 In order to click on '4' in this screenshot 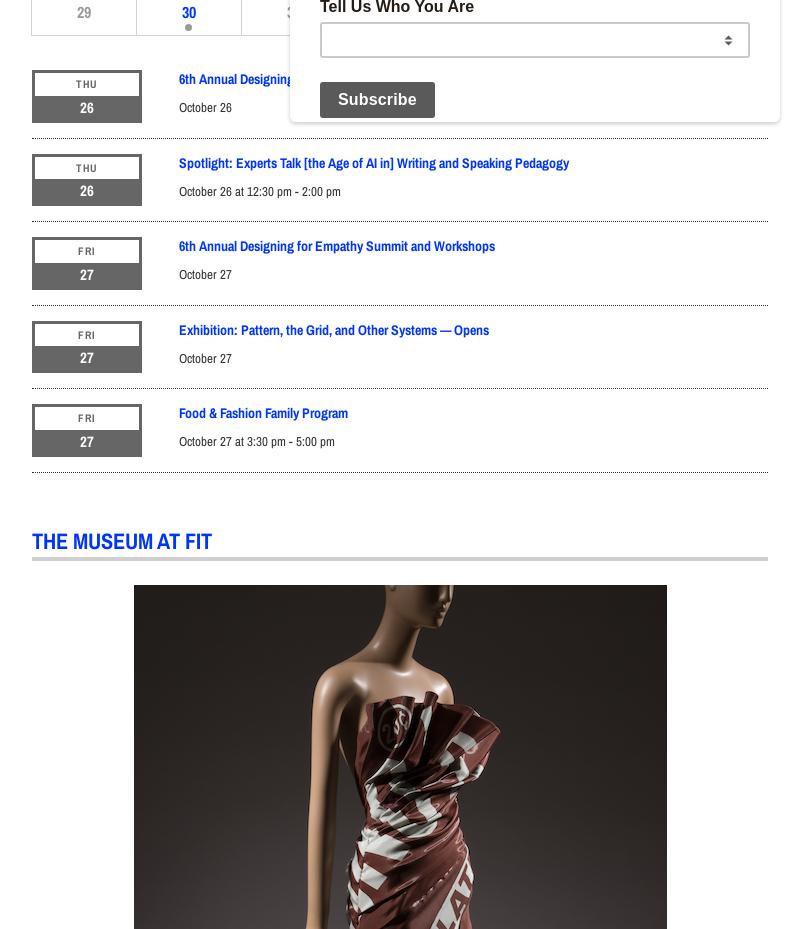, I will do `click(712, 10)`.